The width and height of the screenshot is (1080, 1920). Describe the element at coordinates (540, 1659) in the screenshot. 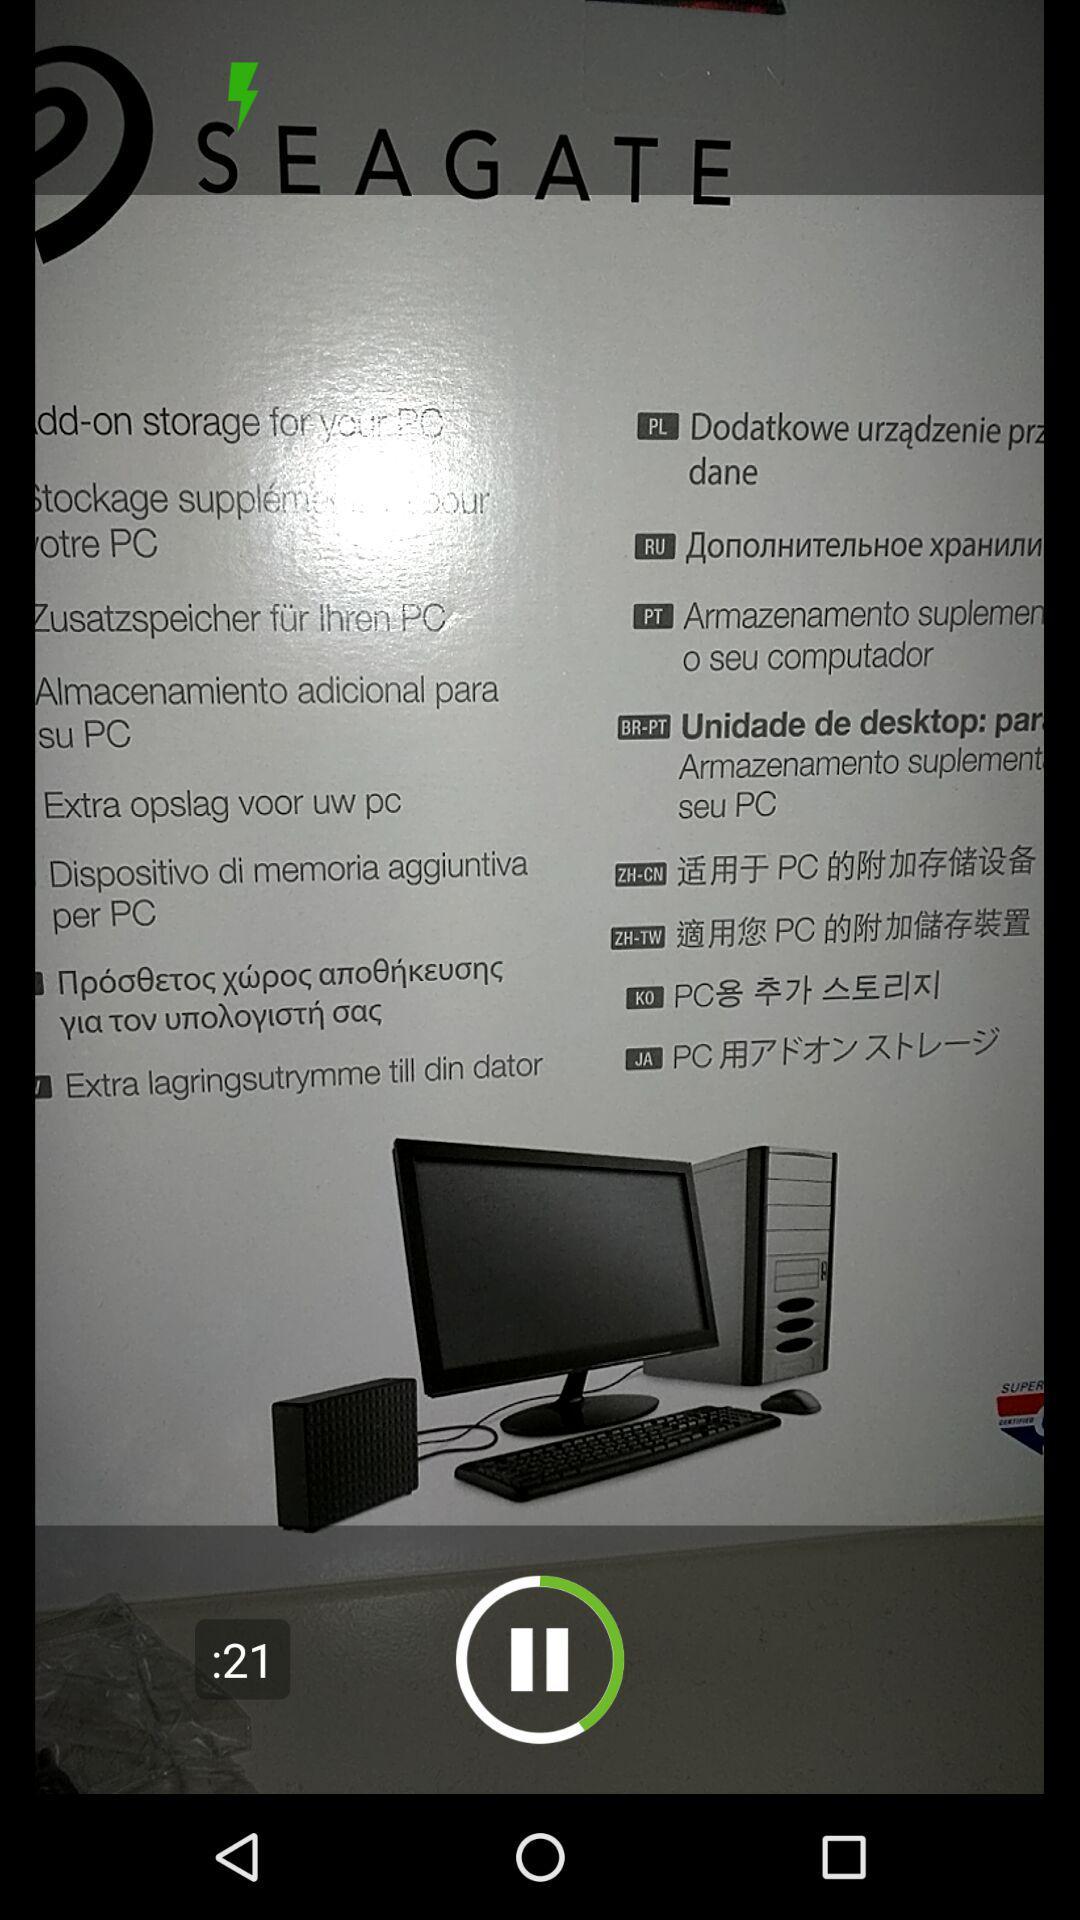

I see `pause` at that location.